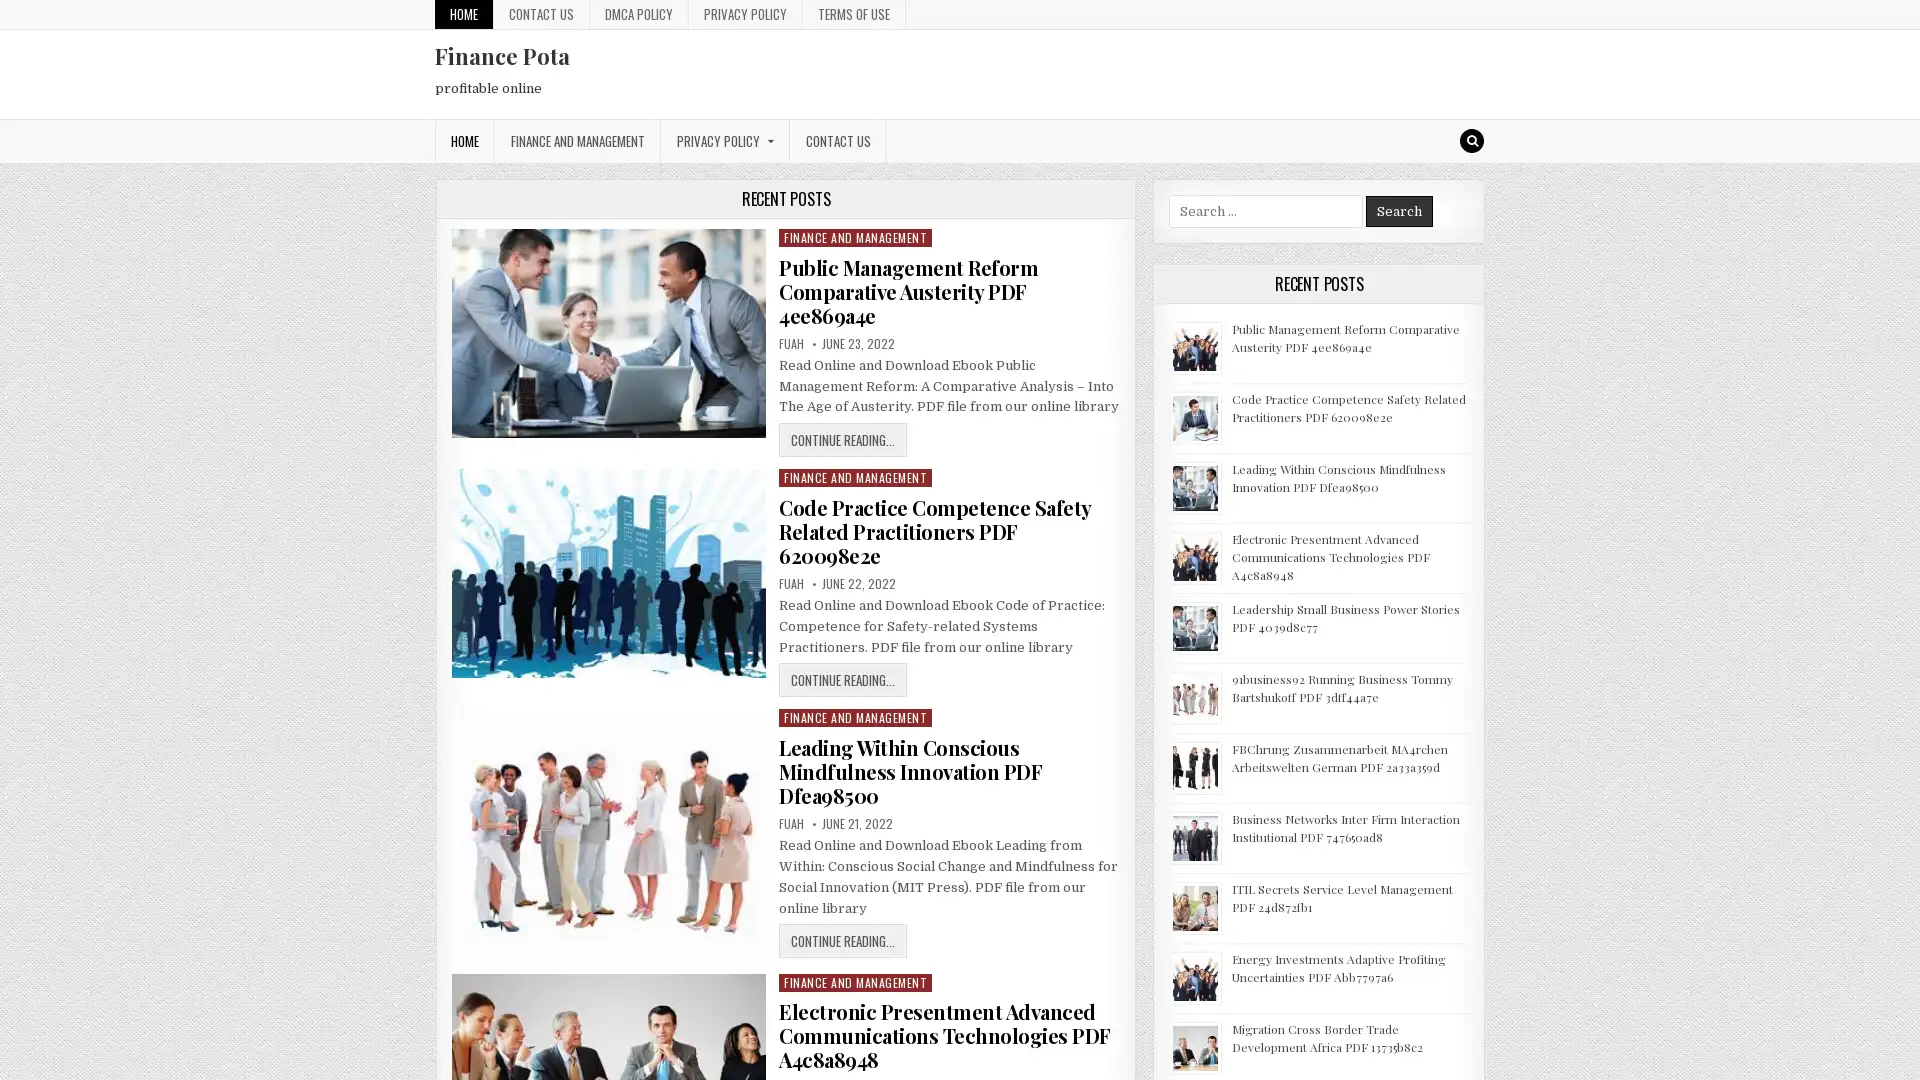  Describe the element at coordinates (1398, 211) in the screenshot. I see `Search` at that location.